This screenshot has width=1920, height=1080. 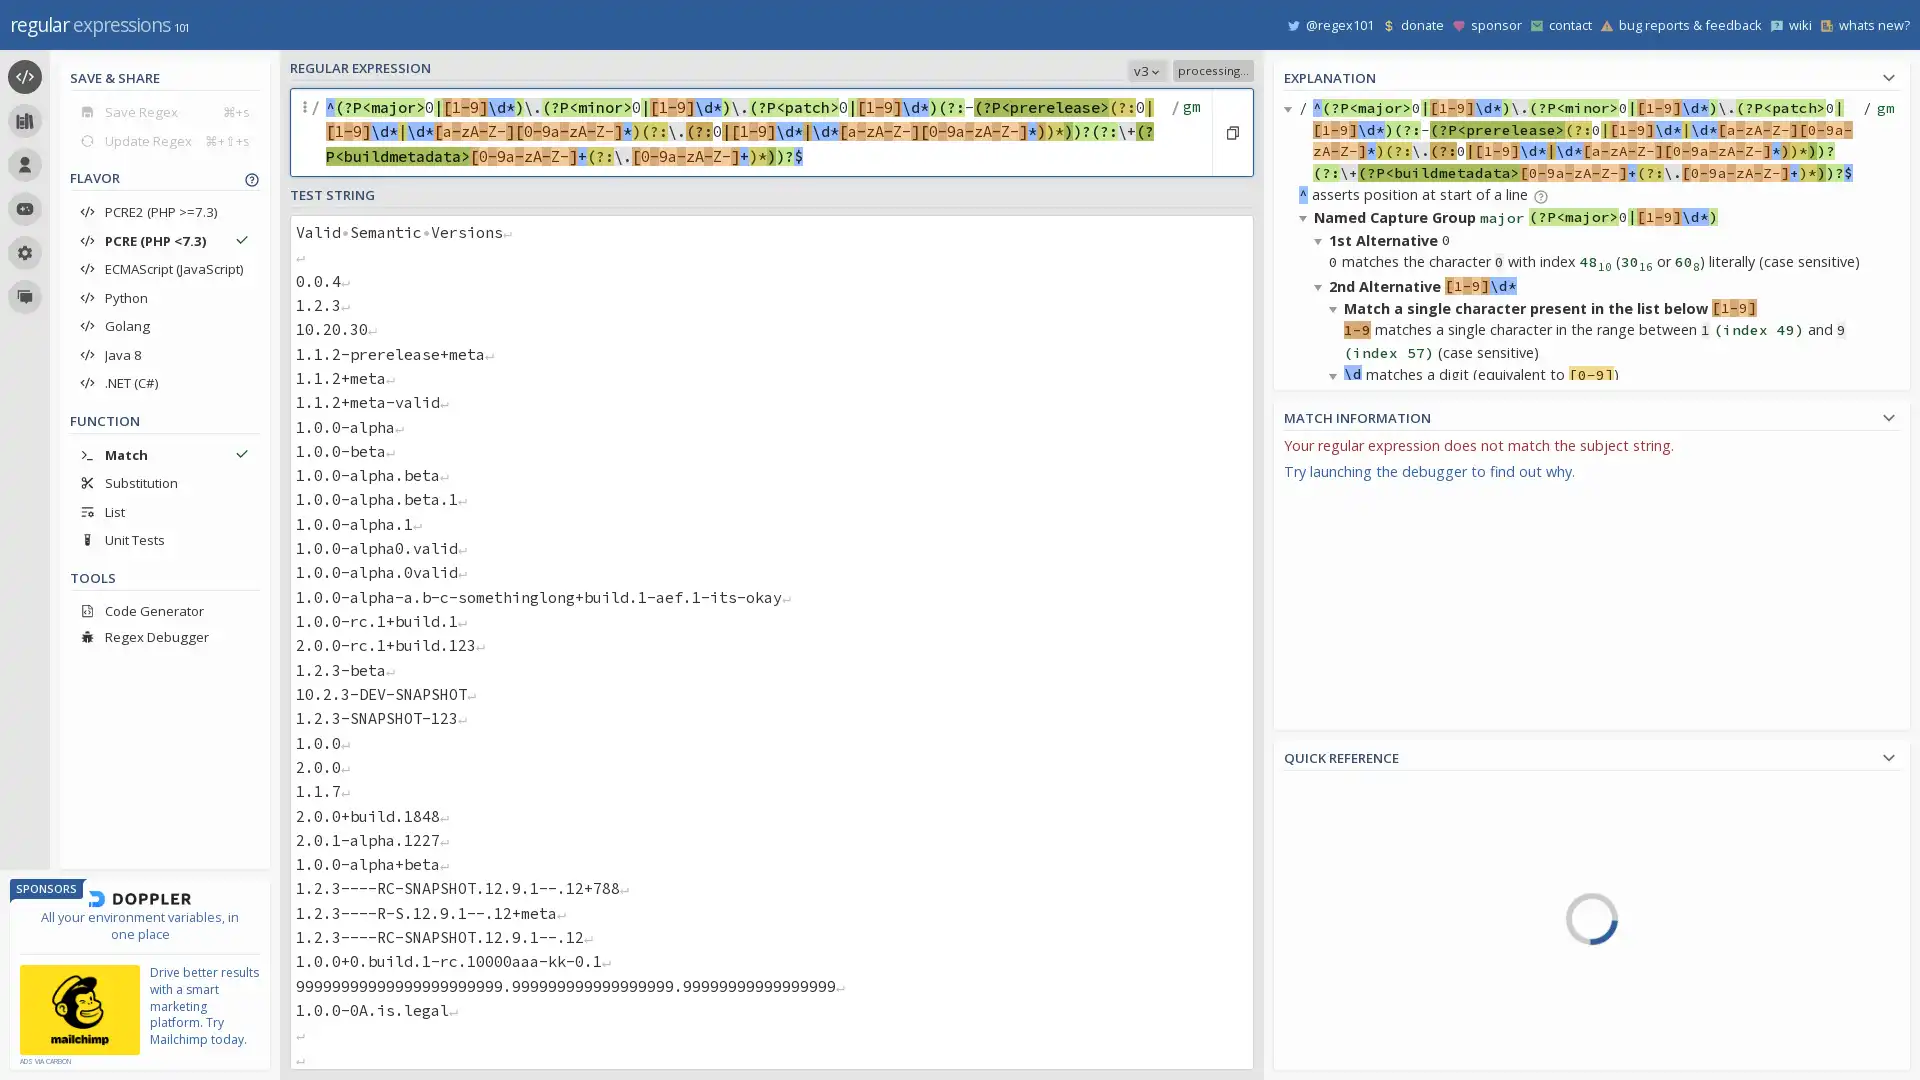 I want to click on Group major, so click(x=1337, y=659).